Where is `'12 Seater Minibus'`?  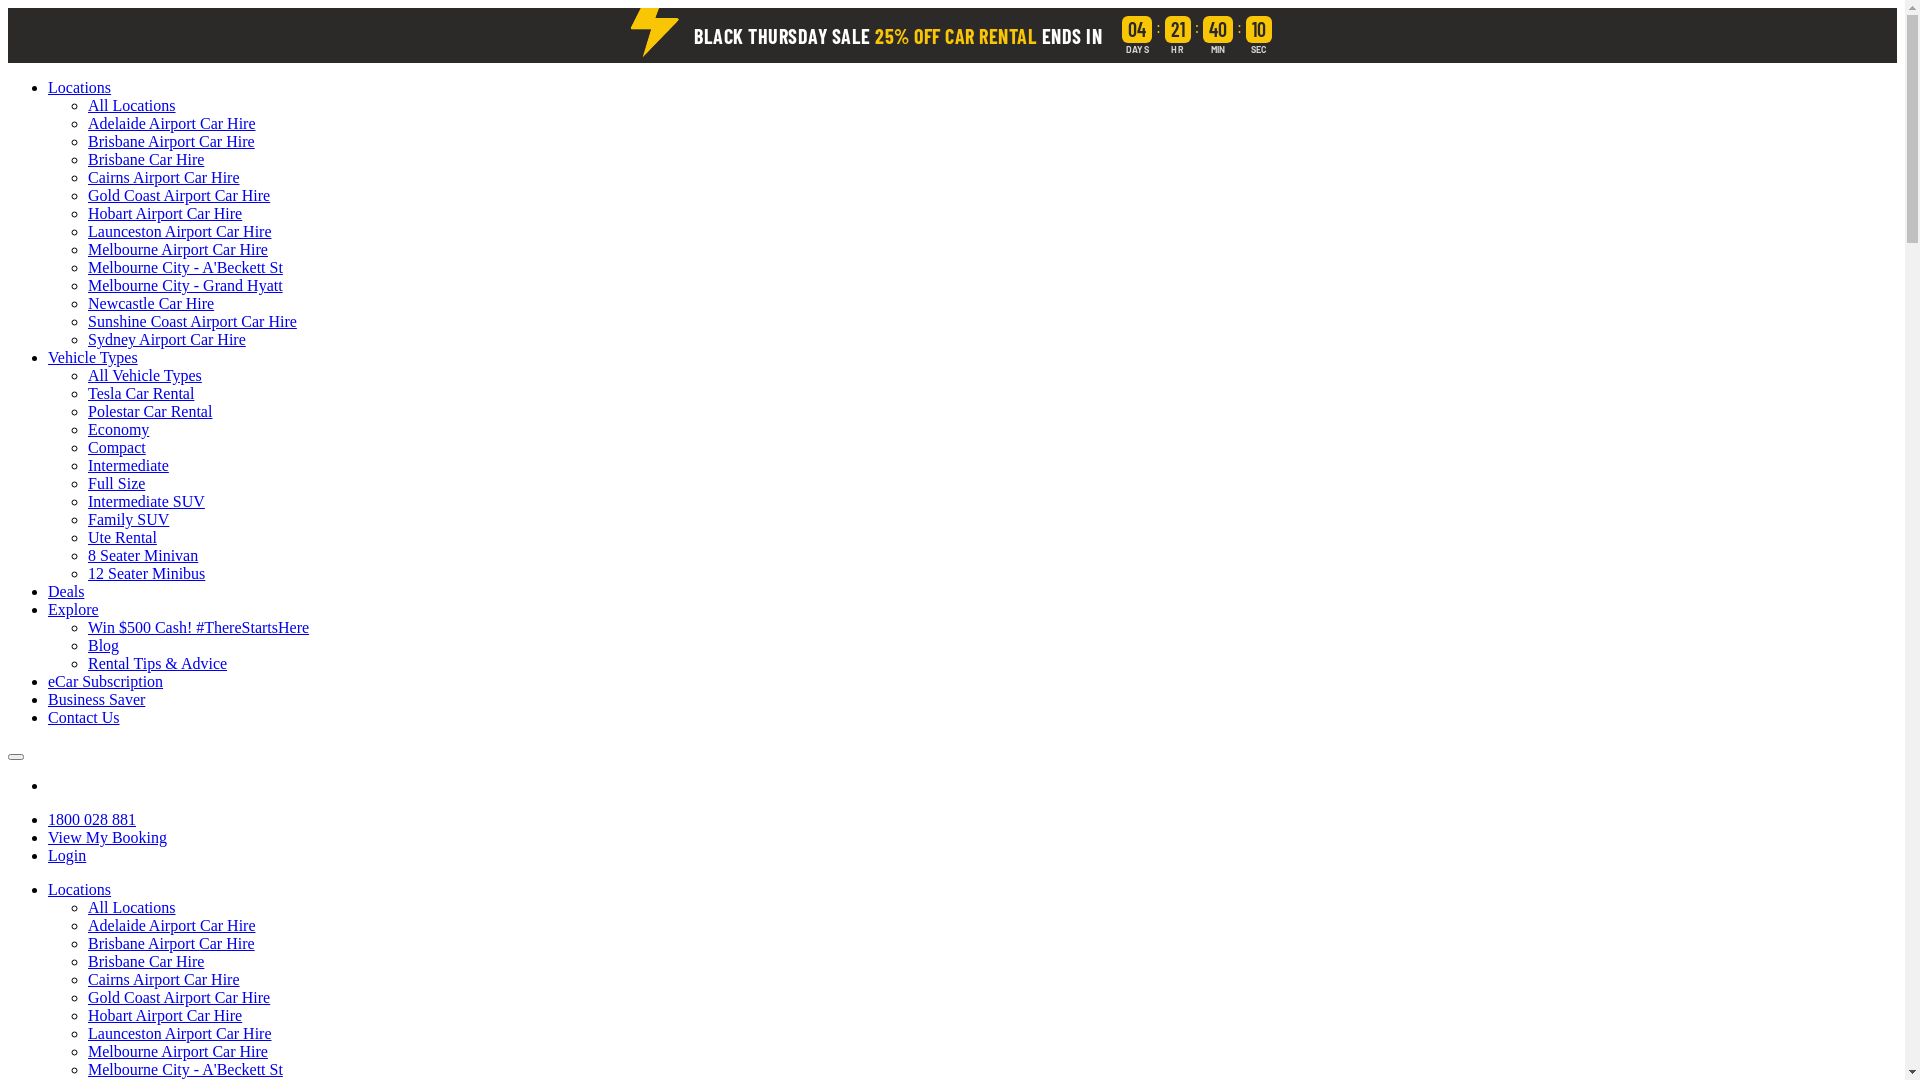 '12 Seater Minibus' is located at coordinates (145, 573).